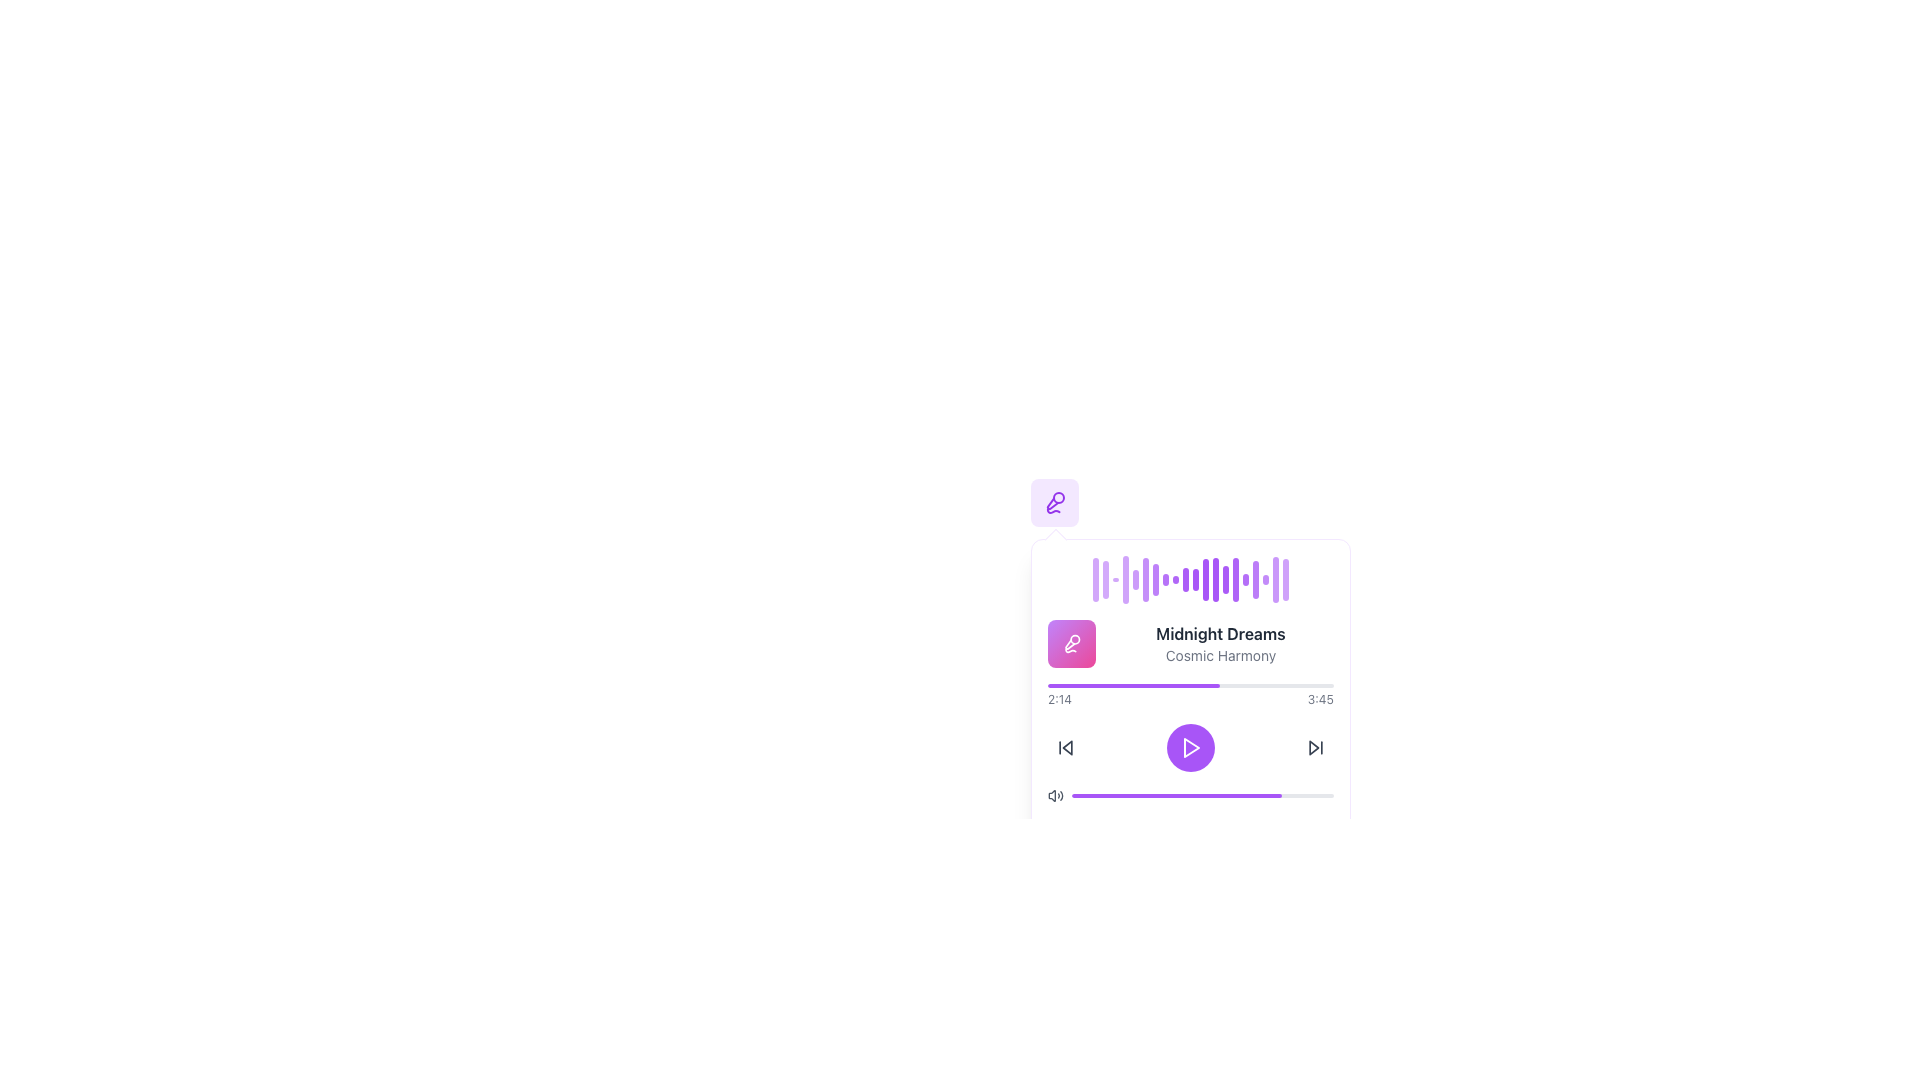  Describe the element at coordinates (1219, 644) in the screenshot. I see `the text element that reads 'Midnight Dreams' in bold and dark lettering, which is styled with a smaller font and gray color for the second line 'Cosmic Harmony', located within a card interface beneath a decorative icon` at that location.